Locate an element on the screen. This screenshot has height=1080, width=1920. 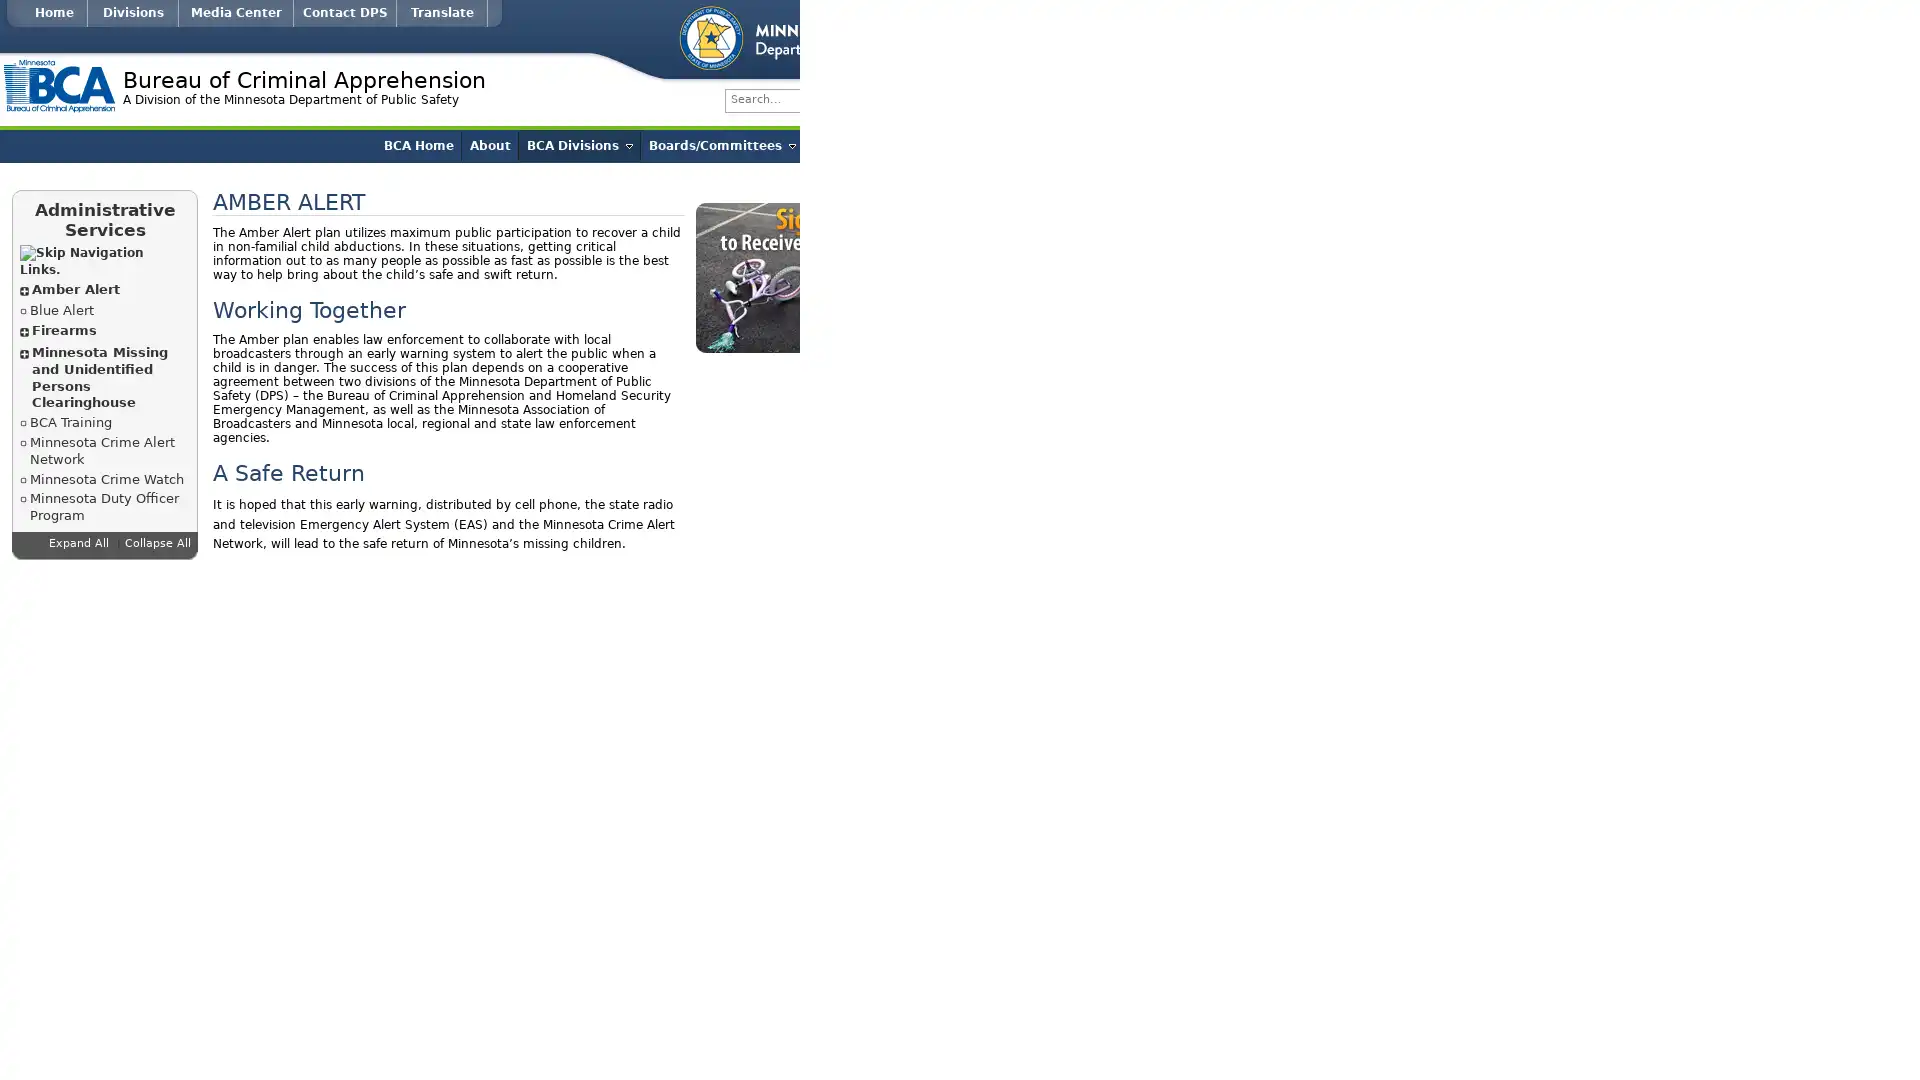
Search is located at coordinates (1421, 100).